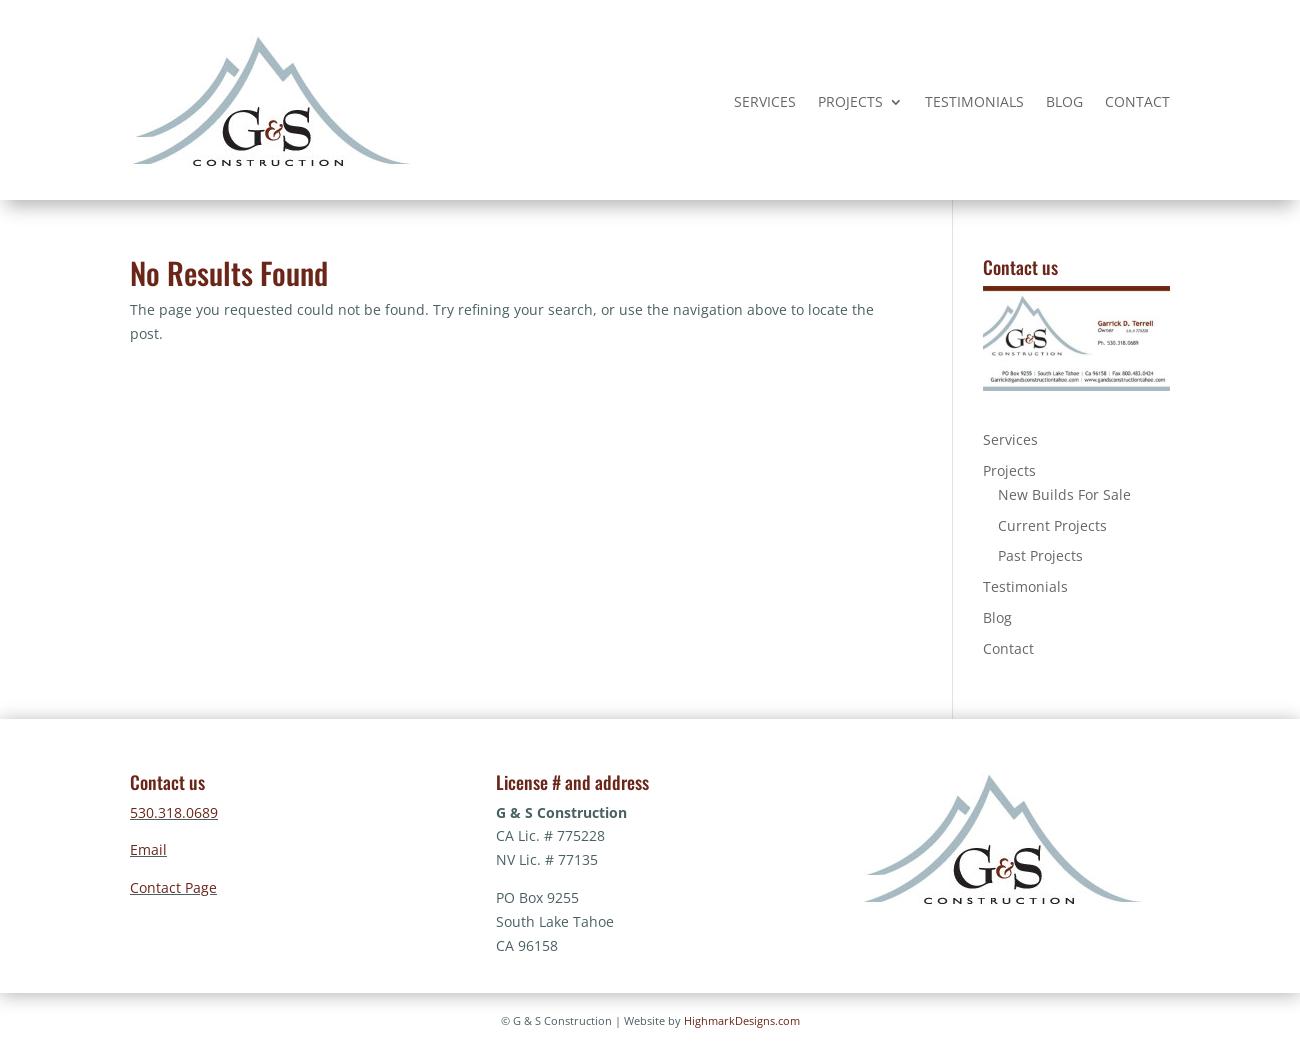  I want to click on 'The page you requested could not be found. Try refining your search, or use the navigation above to locate the post.', so click(129, 321).